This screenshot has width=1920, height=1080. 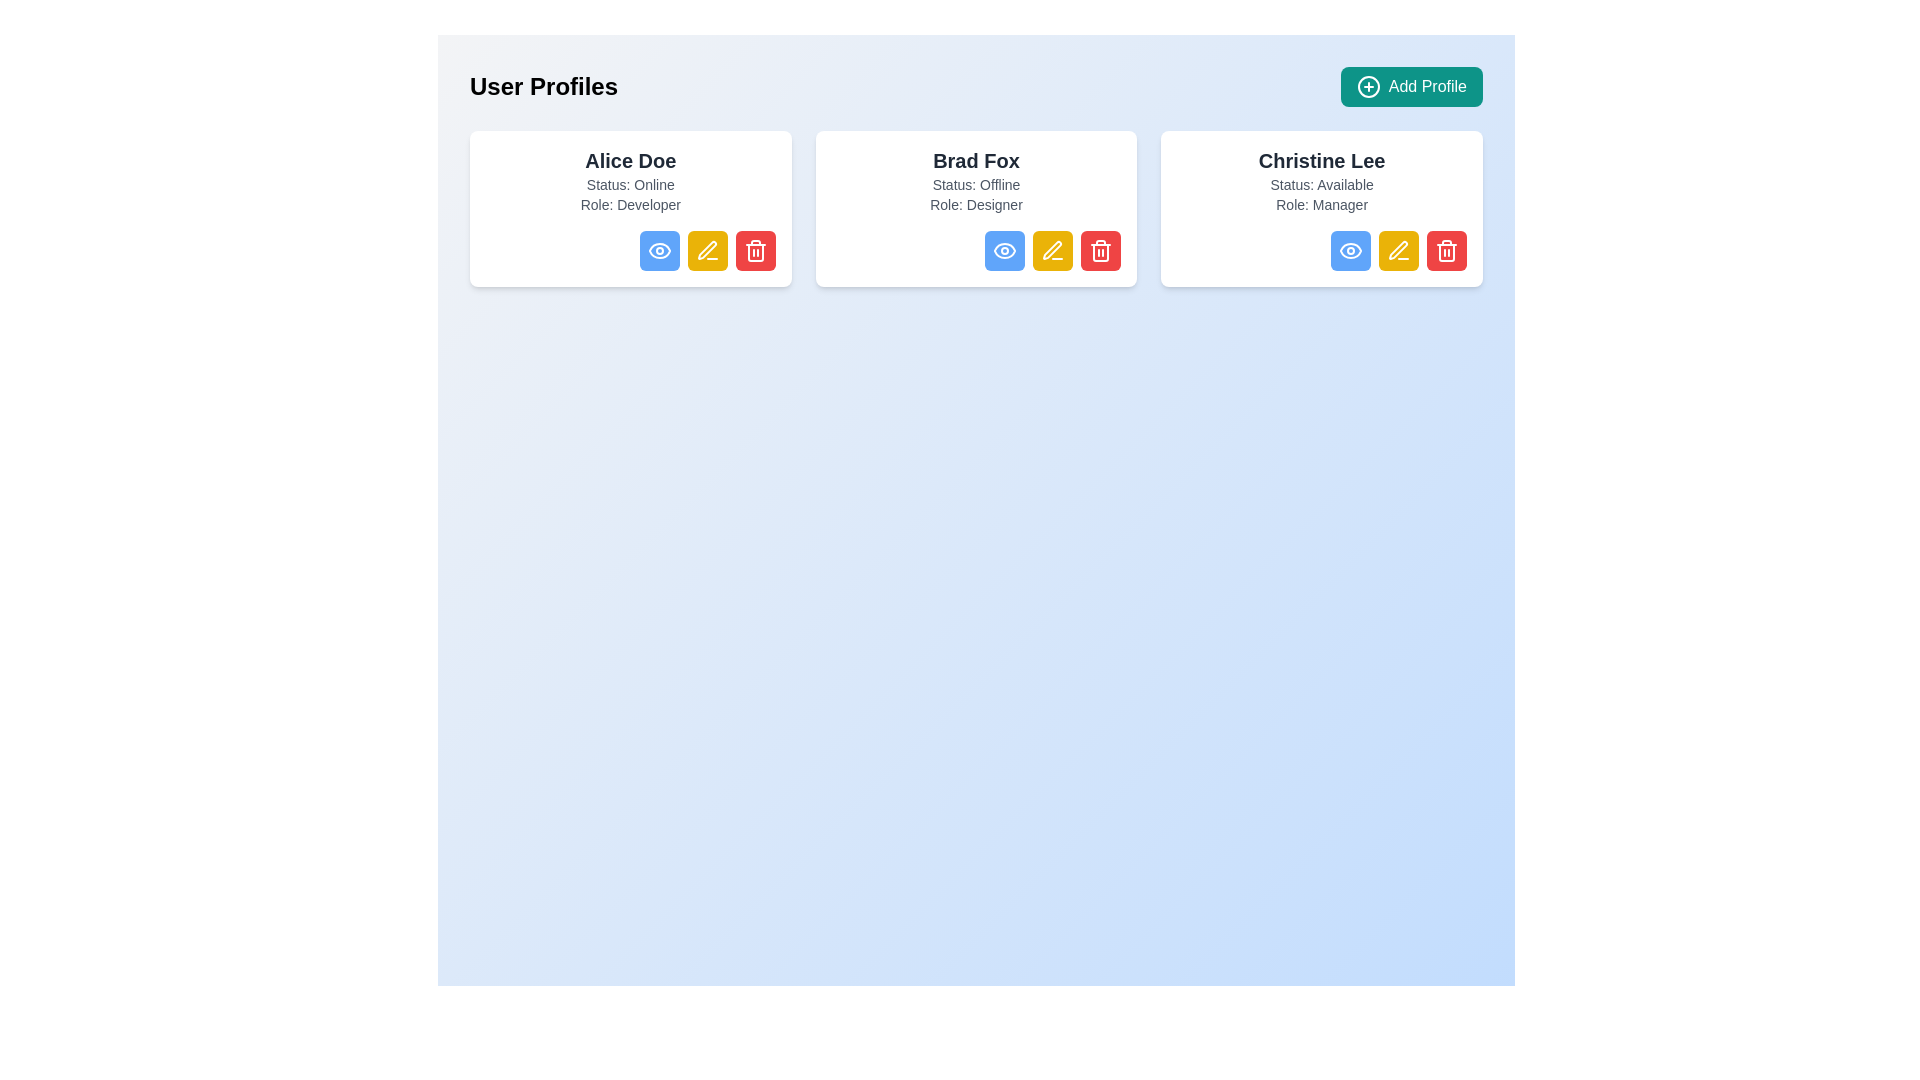 I want to click on the edit button located at the bottom-right corner of the card displaying 'Alice Doe' as the user name, so click(x=707, y=249).